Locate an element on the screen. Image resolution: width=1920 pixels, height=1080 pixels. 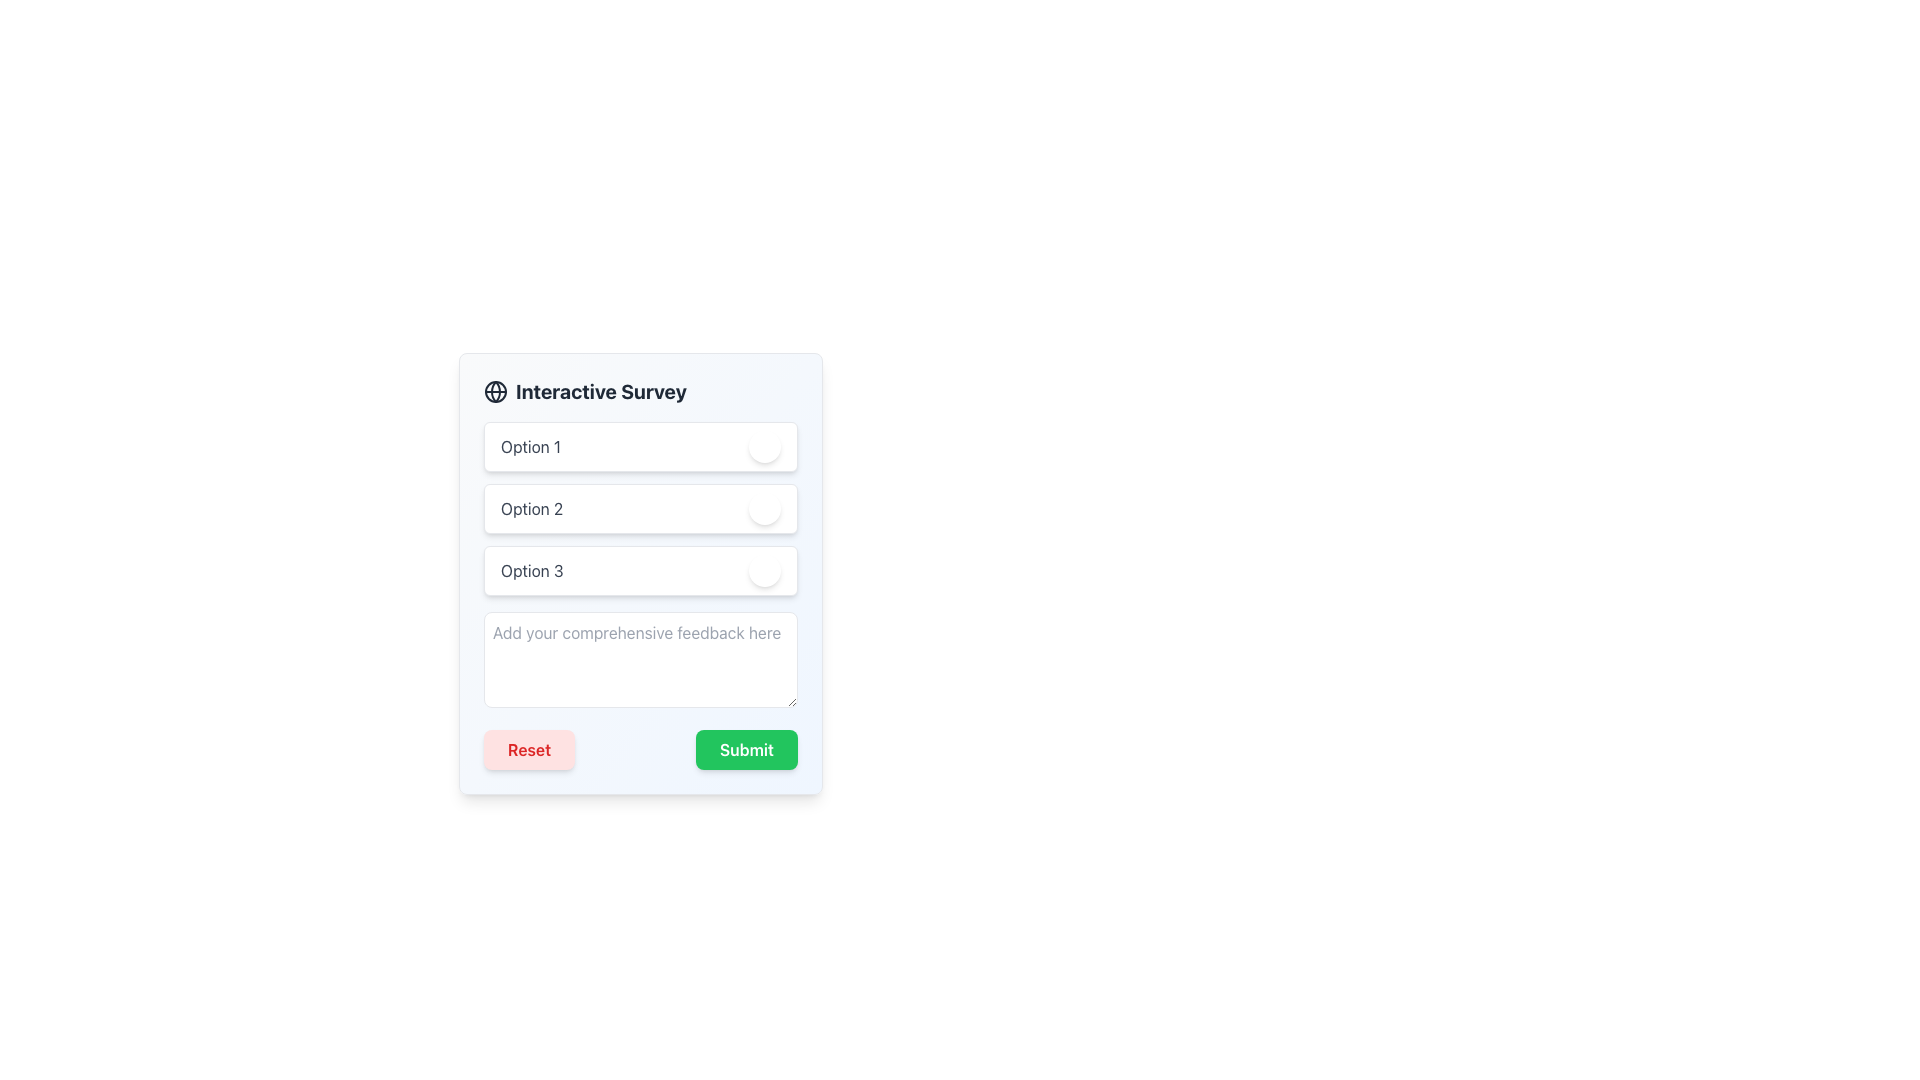
the circular toggle button located to the right of the 'Option 2' label for keyboard interaction is located at coordinates (763, 508).